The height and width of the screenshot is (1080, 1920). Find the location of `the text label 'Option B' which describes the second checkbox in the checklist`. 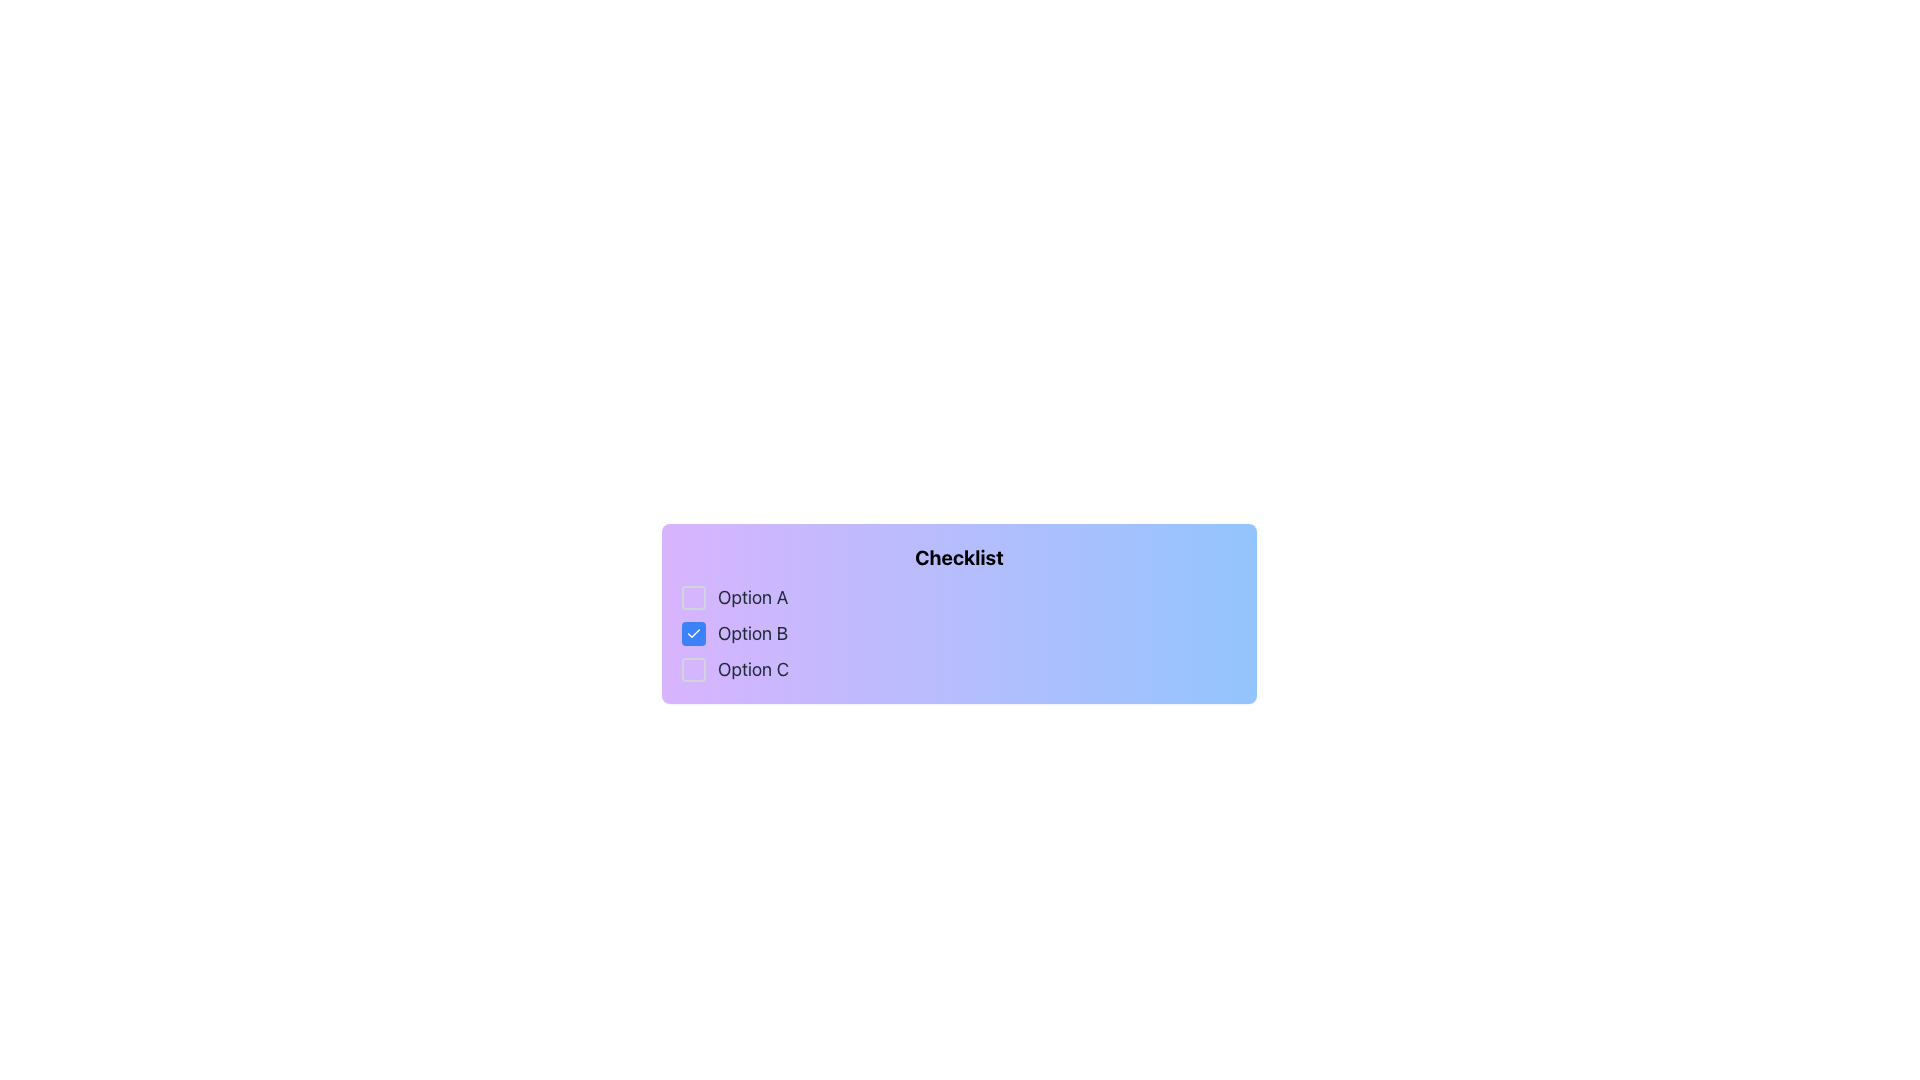

the text label 'Option B' which describes the second checkbox in the checklist is located at coordinates (752, 633).